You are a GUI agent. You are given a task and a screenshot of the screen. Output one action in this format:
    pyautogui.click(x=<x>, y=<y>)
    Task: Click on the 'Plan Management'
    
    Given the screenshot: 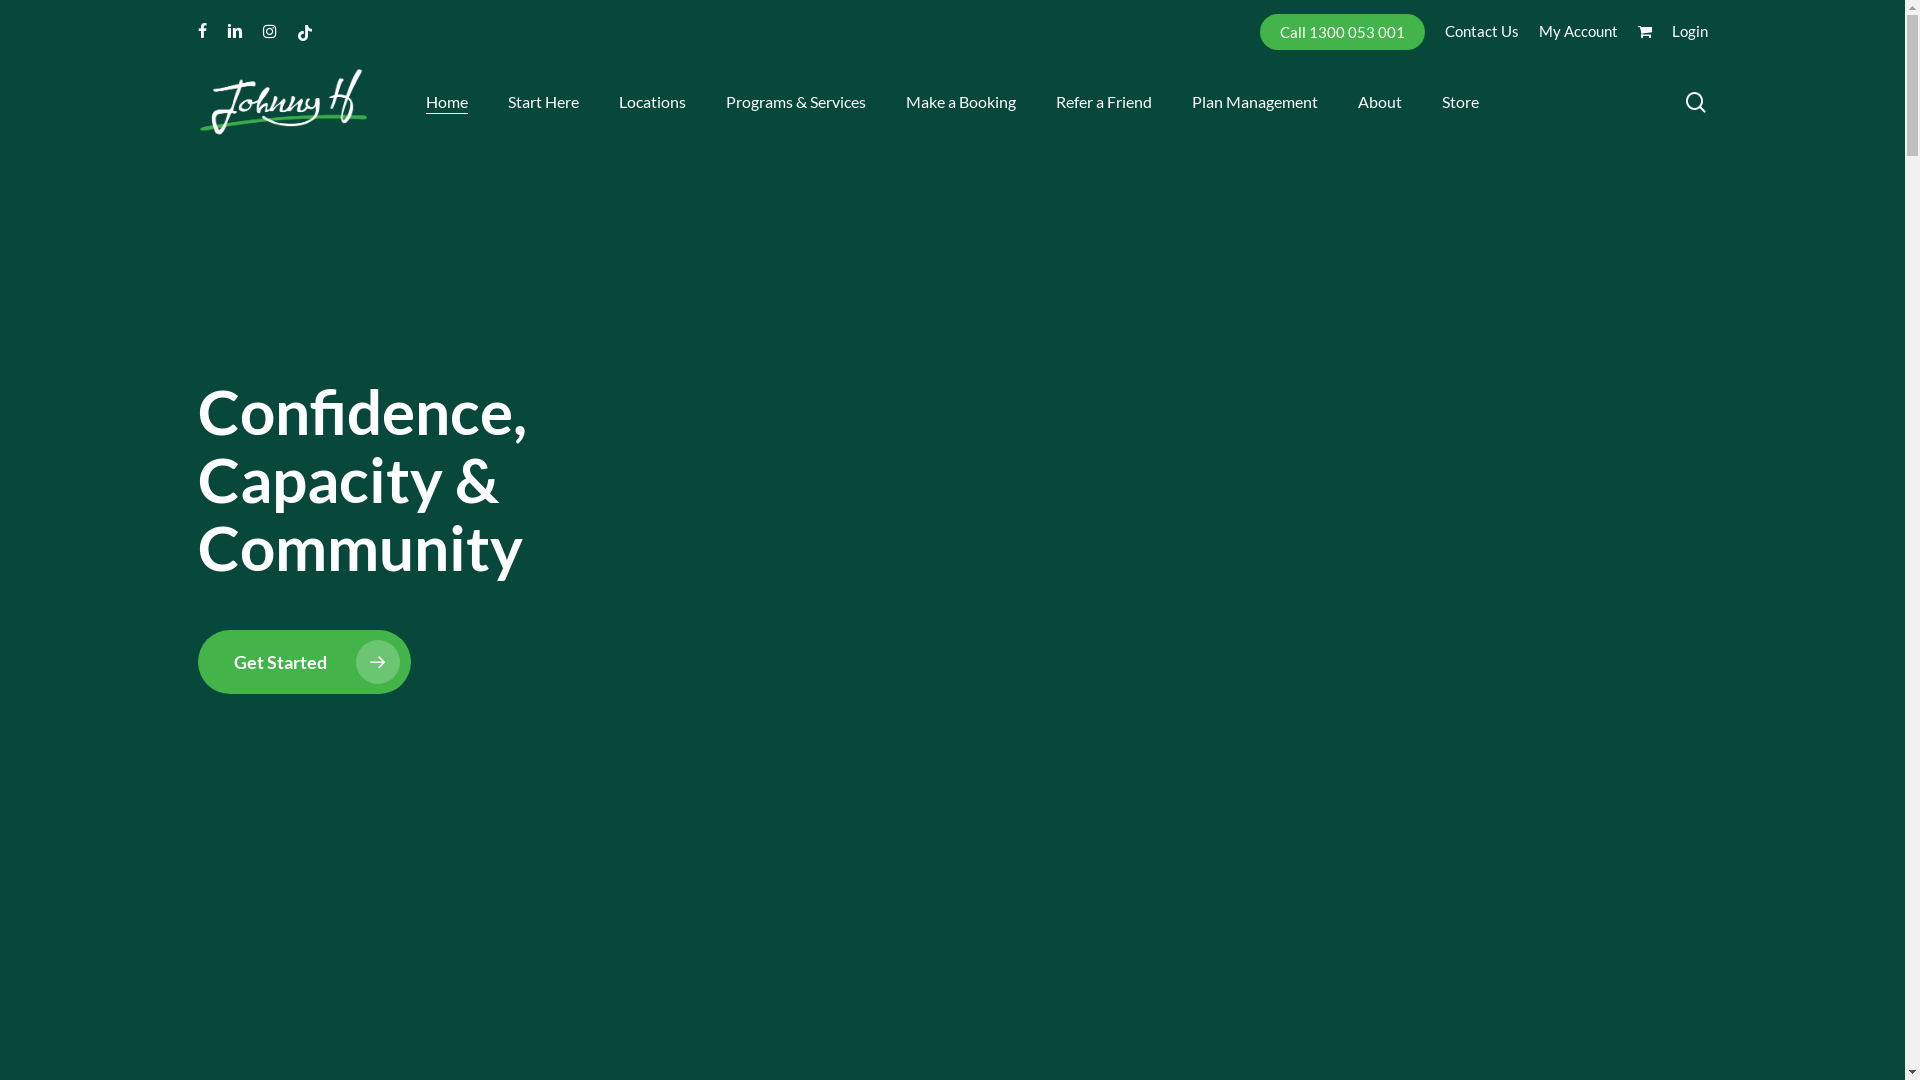 What is the action you would take?
    pyautogui.click(x=1191, y=101)
    